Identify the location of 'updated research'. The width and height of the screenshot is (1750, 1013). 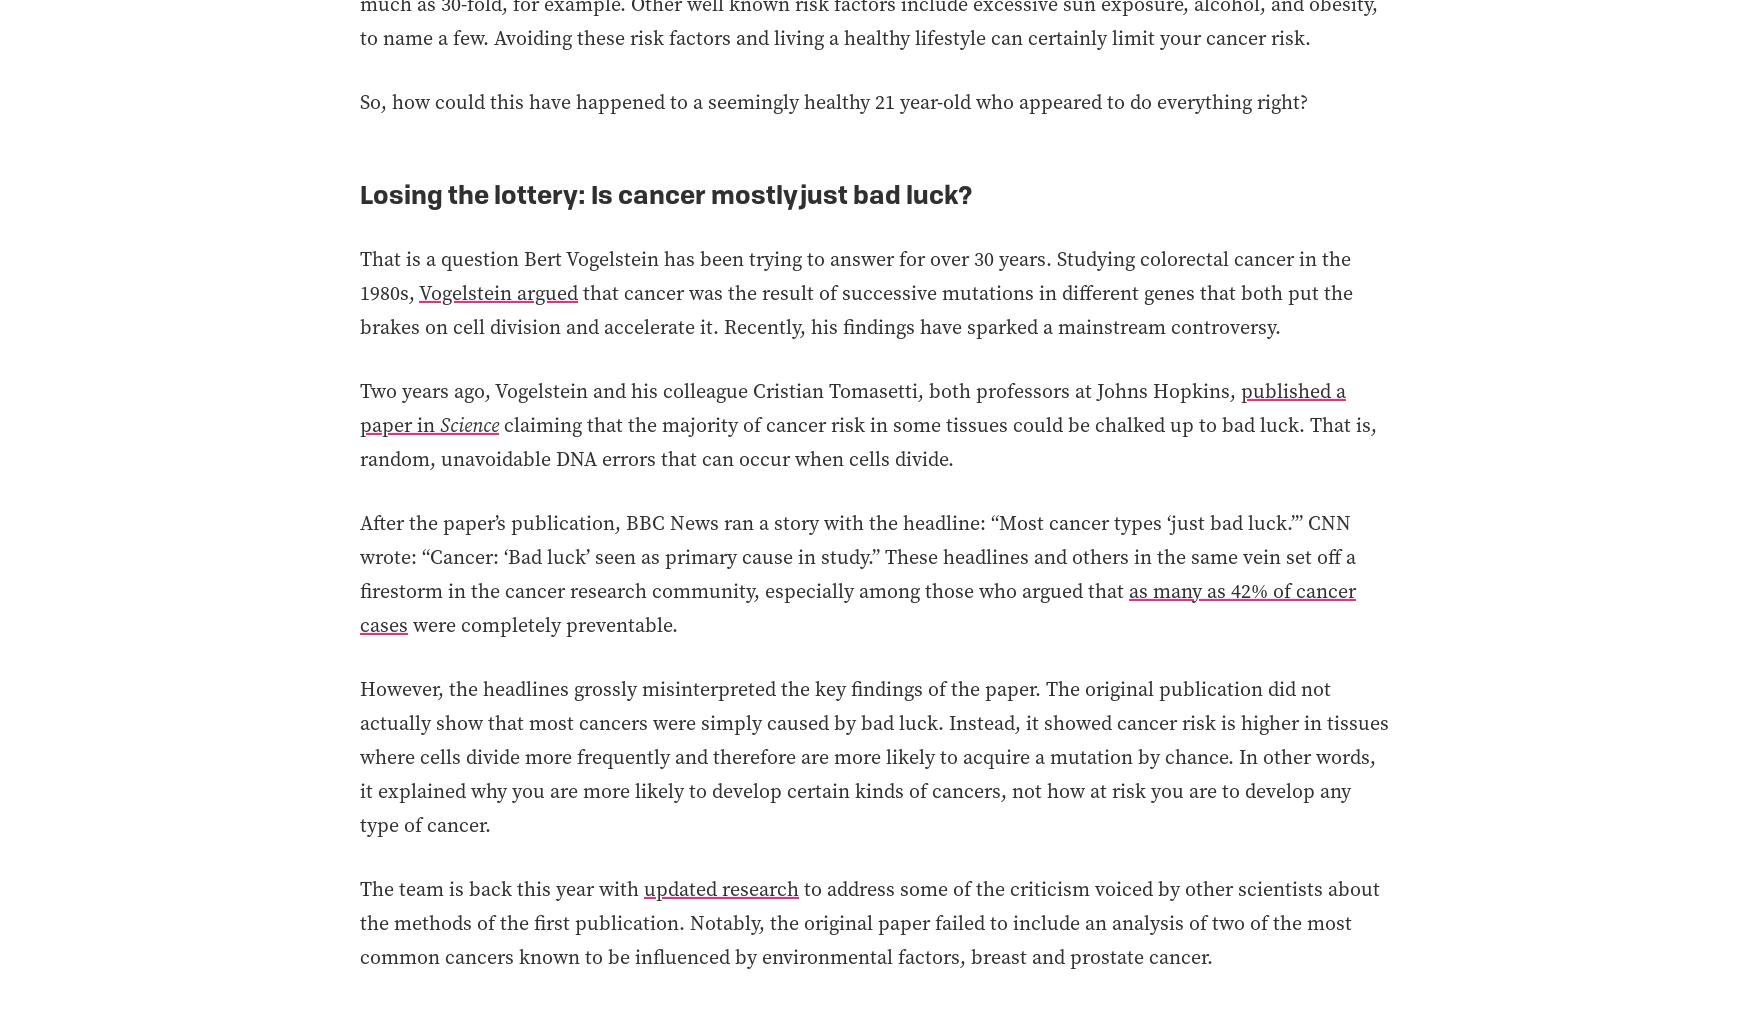
(643, 886).